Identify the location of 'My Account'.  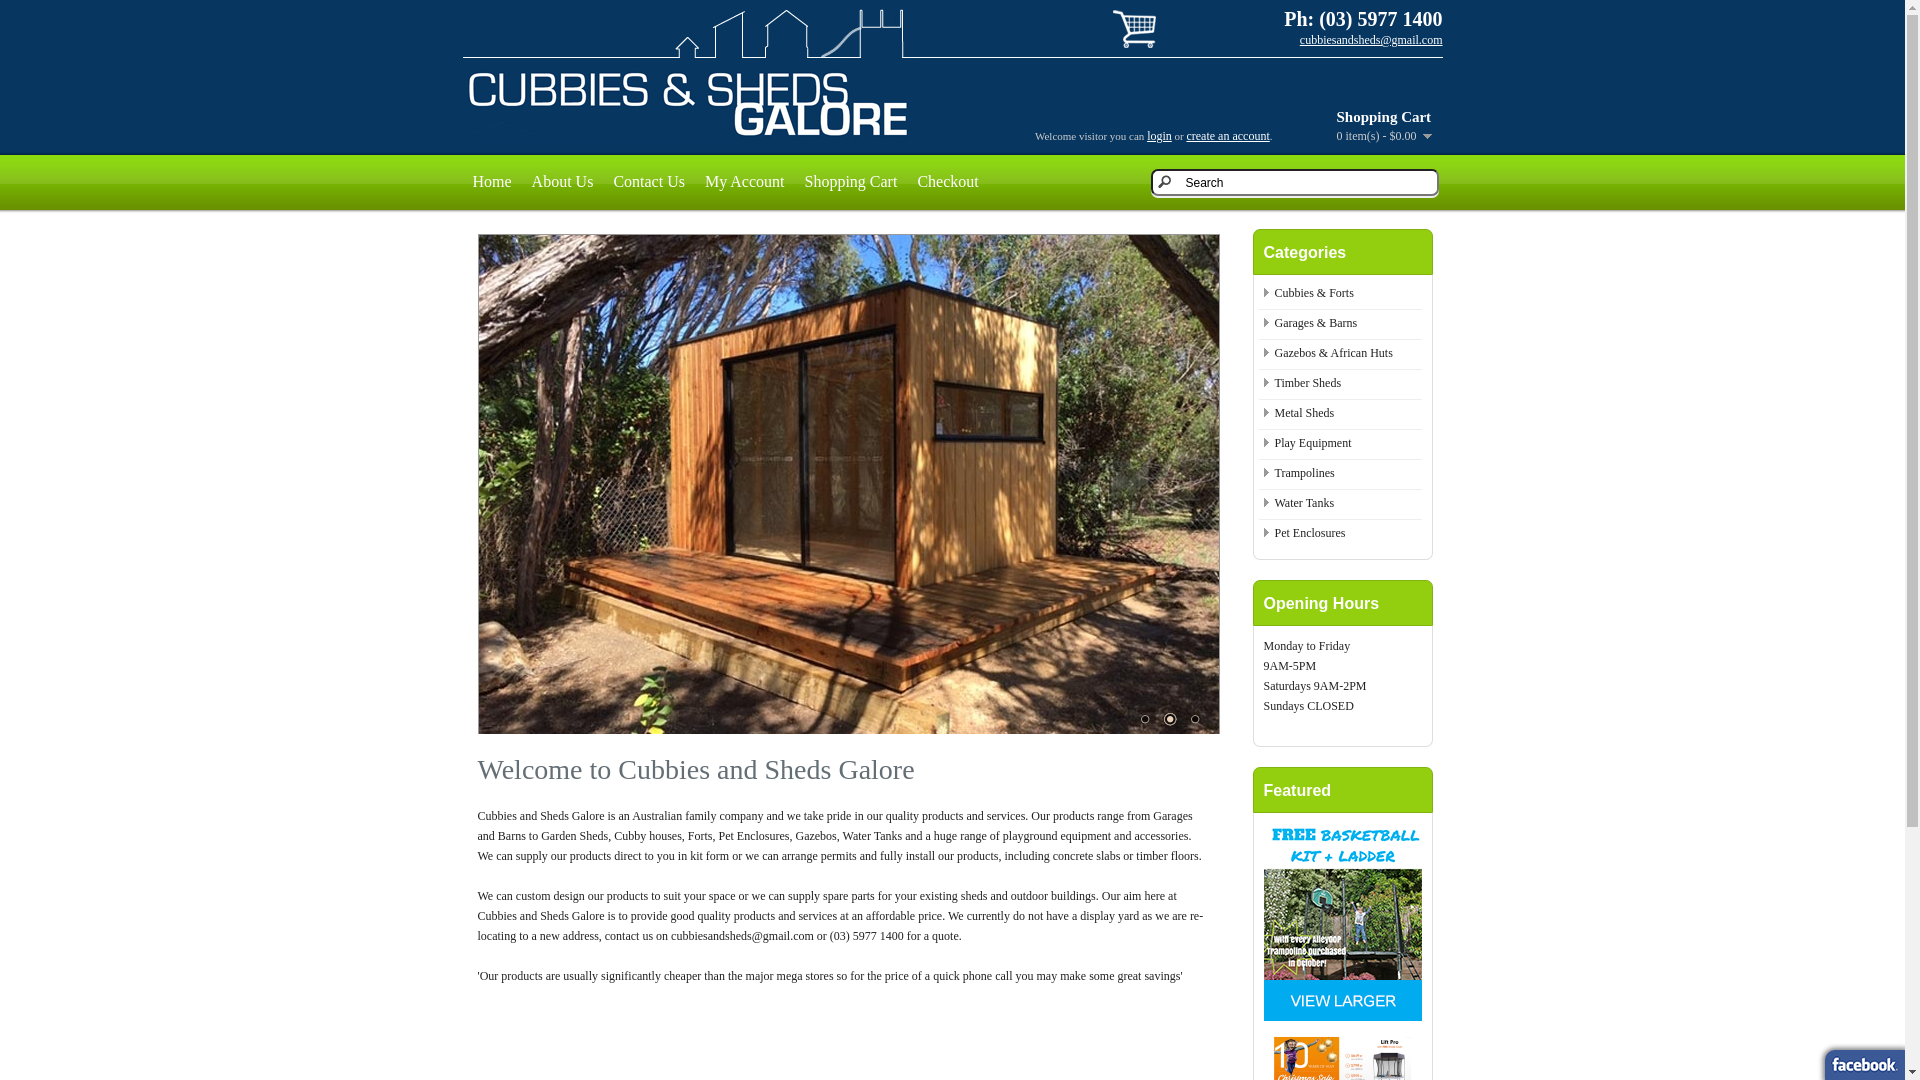
(743, 181).